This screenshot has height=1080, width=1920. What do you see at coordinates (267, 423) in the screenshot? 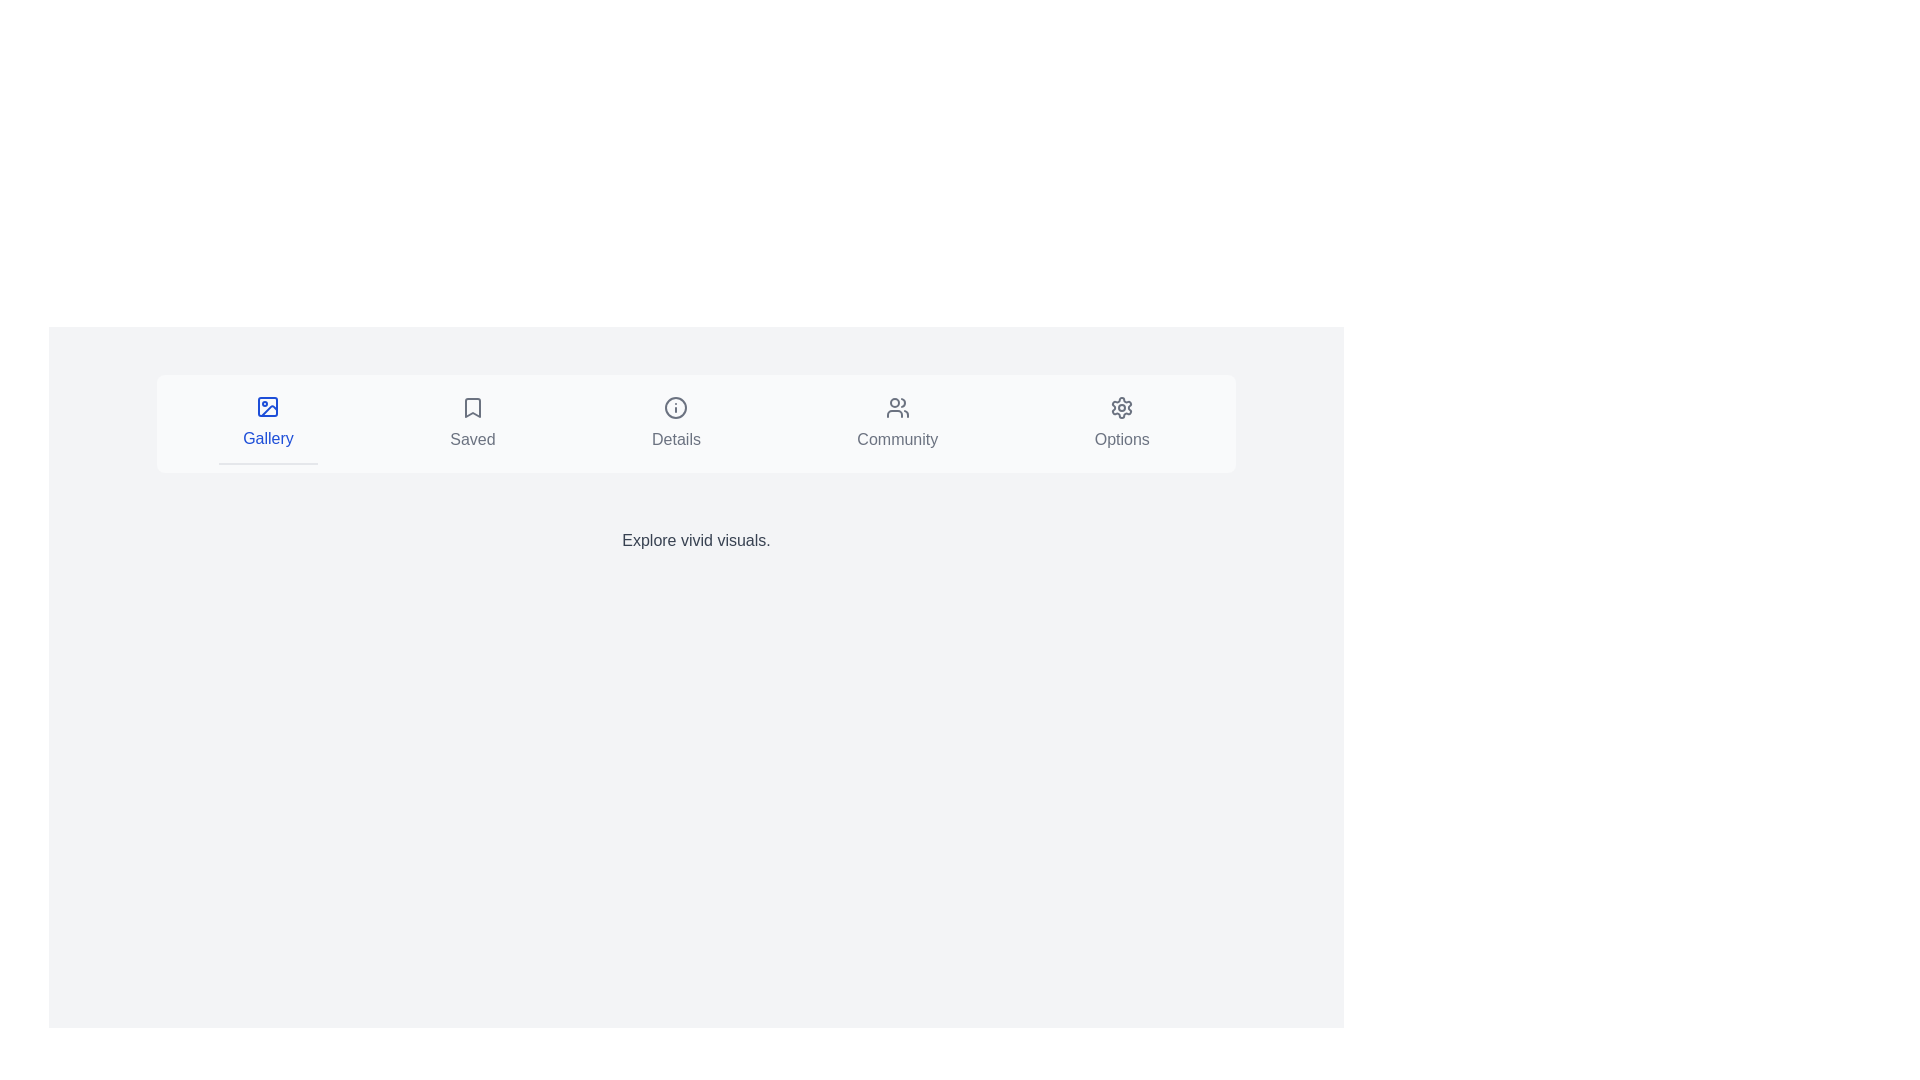
I see `the tab labeled Gallery to display its associated content` at bounding box center [267, 423].